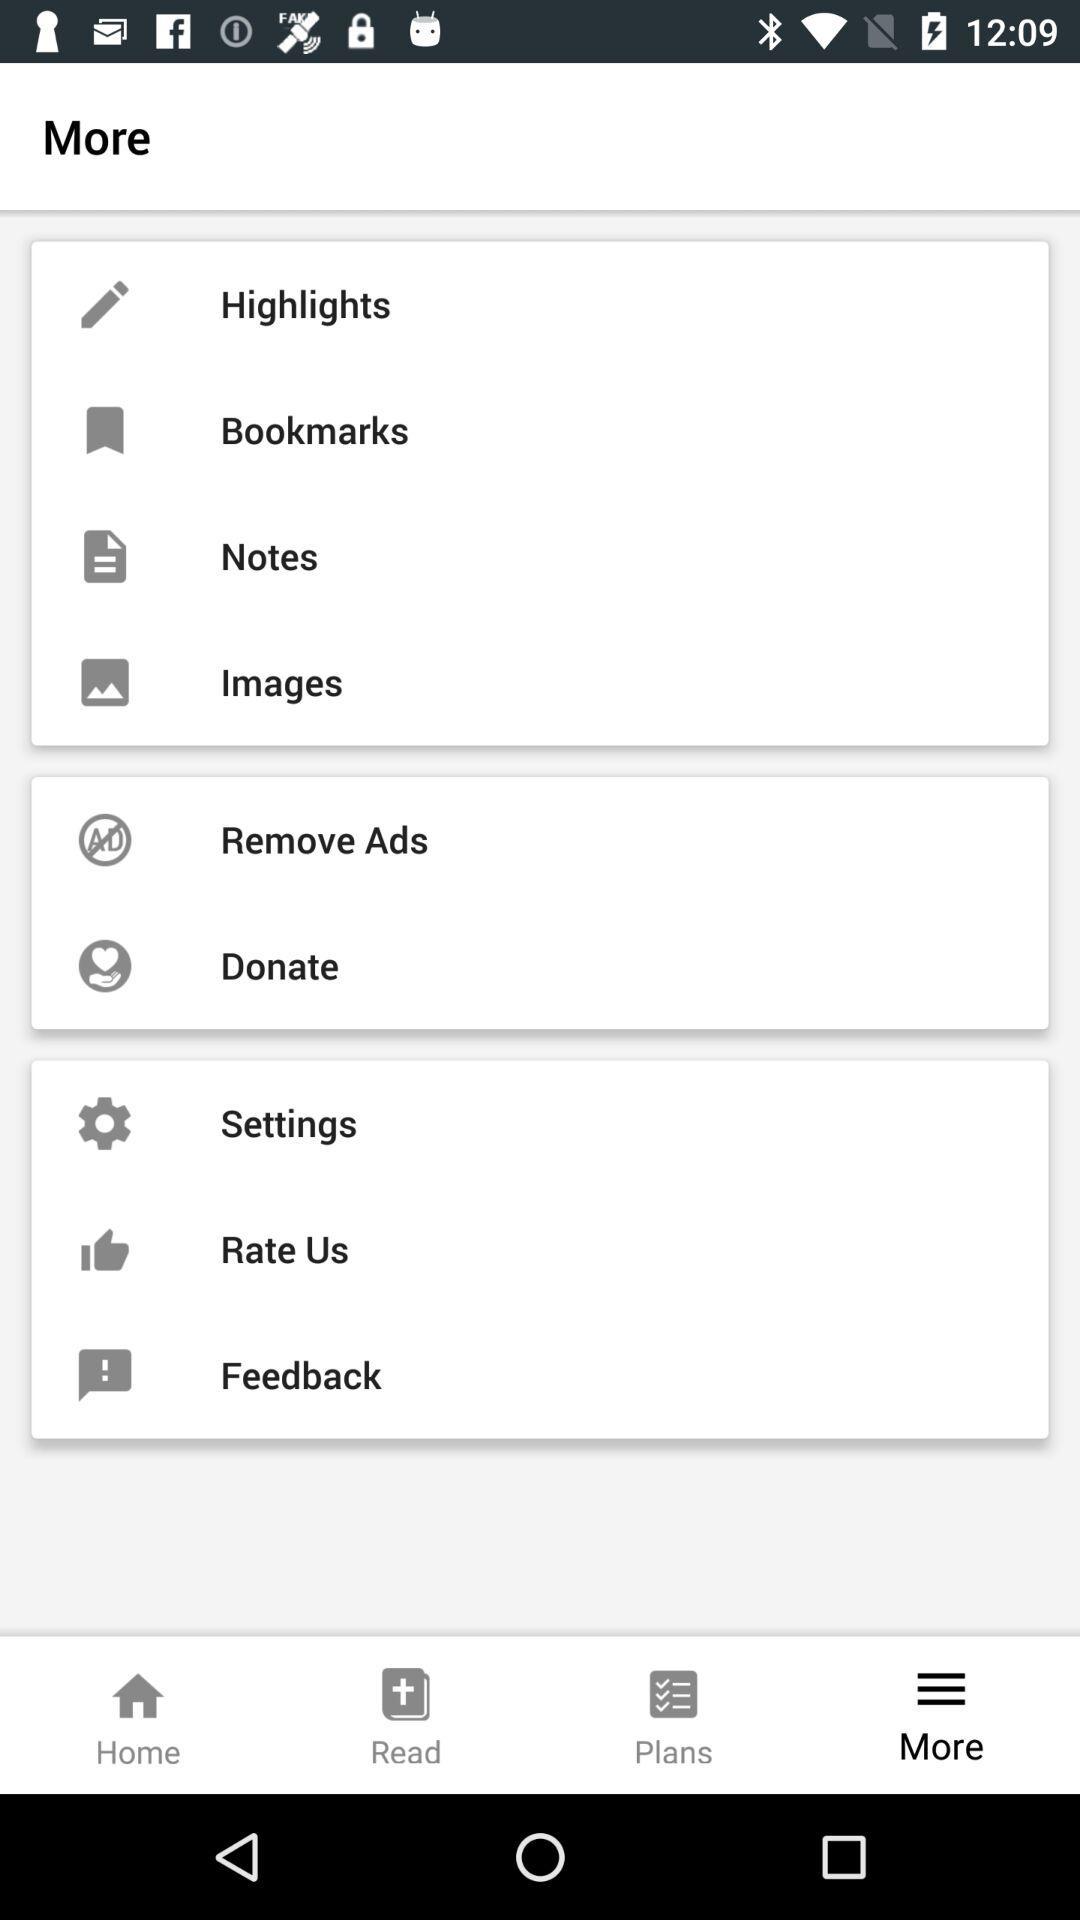  I want to click on icon above the feedback item, so click(540, 1248).